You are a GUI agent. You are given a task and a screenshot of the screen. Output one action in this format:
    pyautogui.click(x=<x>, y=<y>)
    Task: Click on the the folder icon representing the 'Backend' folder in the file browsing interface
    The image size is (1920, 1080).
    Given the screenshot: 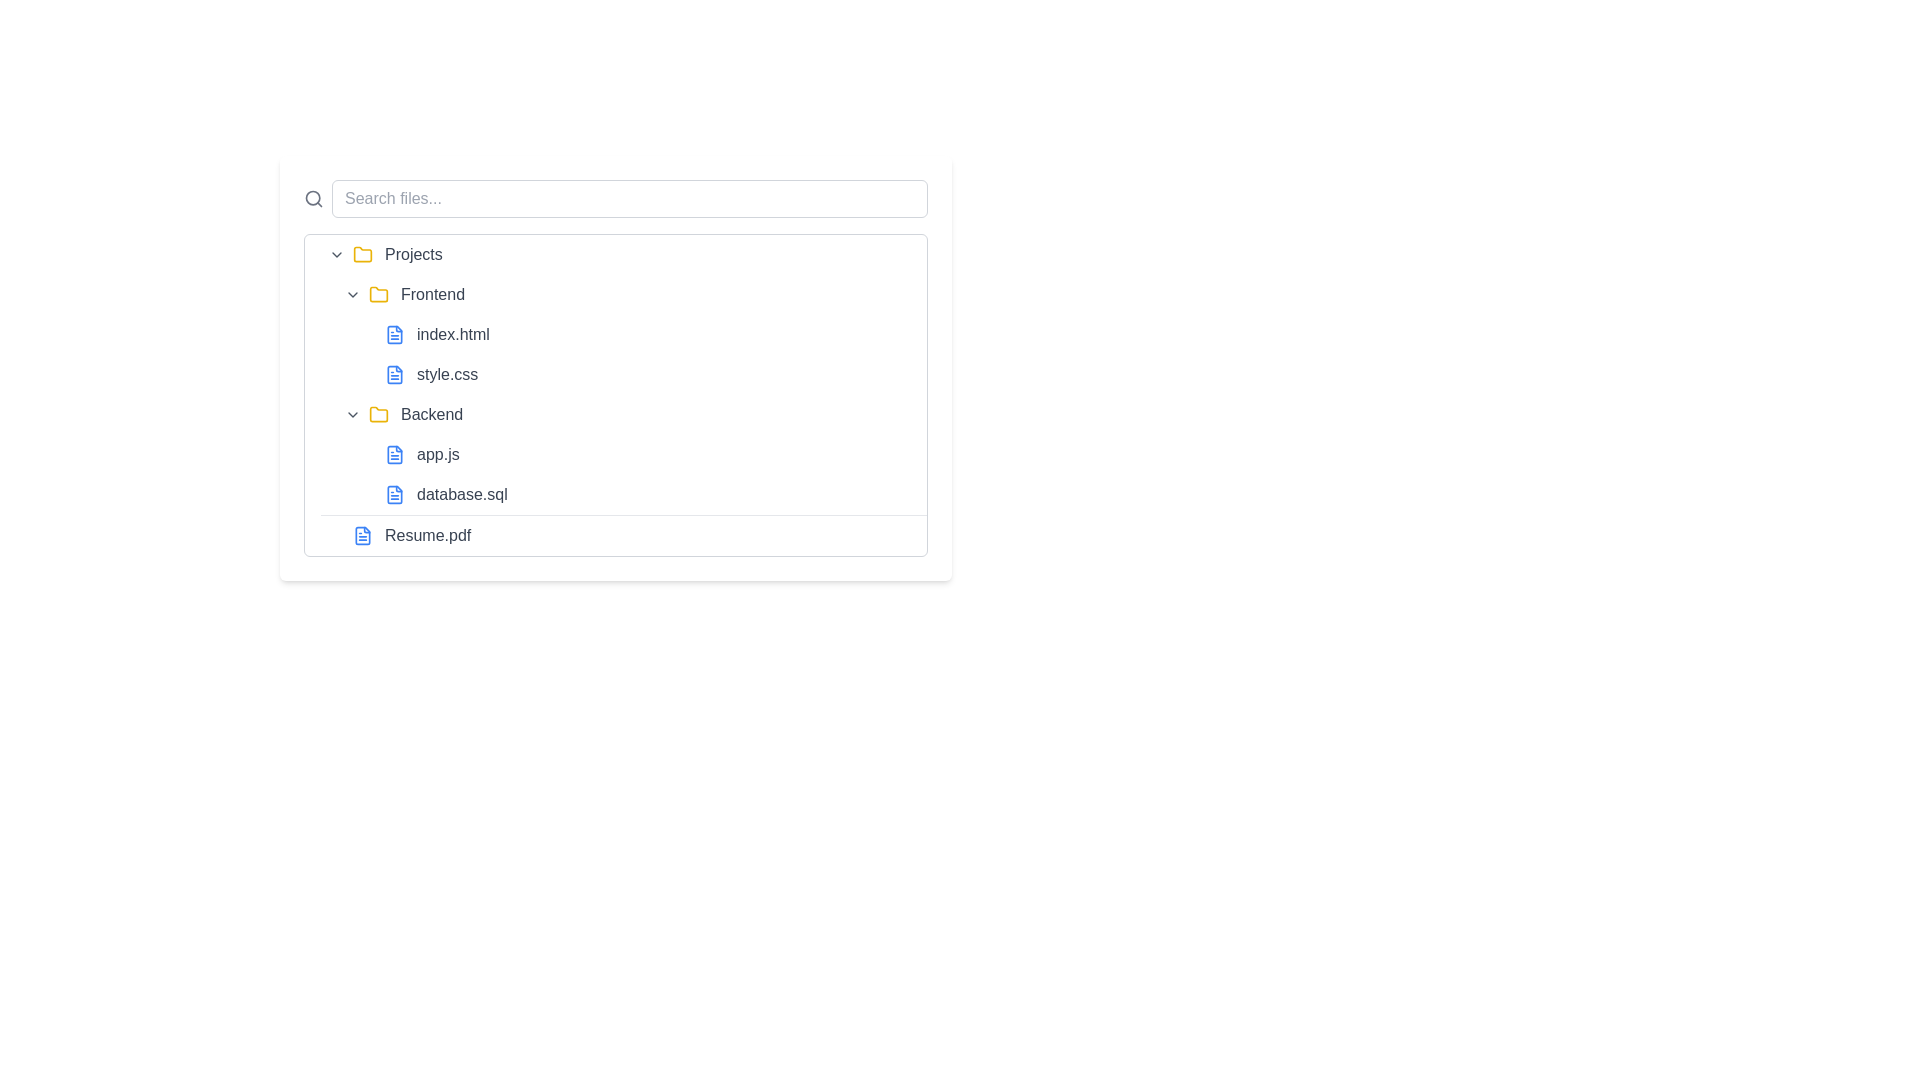 What is the action you would take?
    pyautogui.click(x=379, y=414)
    